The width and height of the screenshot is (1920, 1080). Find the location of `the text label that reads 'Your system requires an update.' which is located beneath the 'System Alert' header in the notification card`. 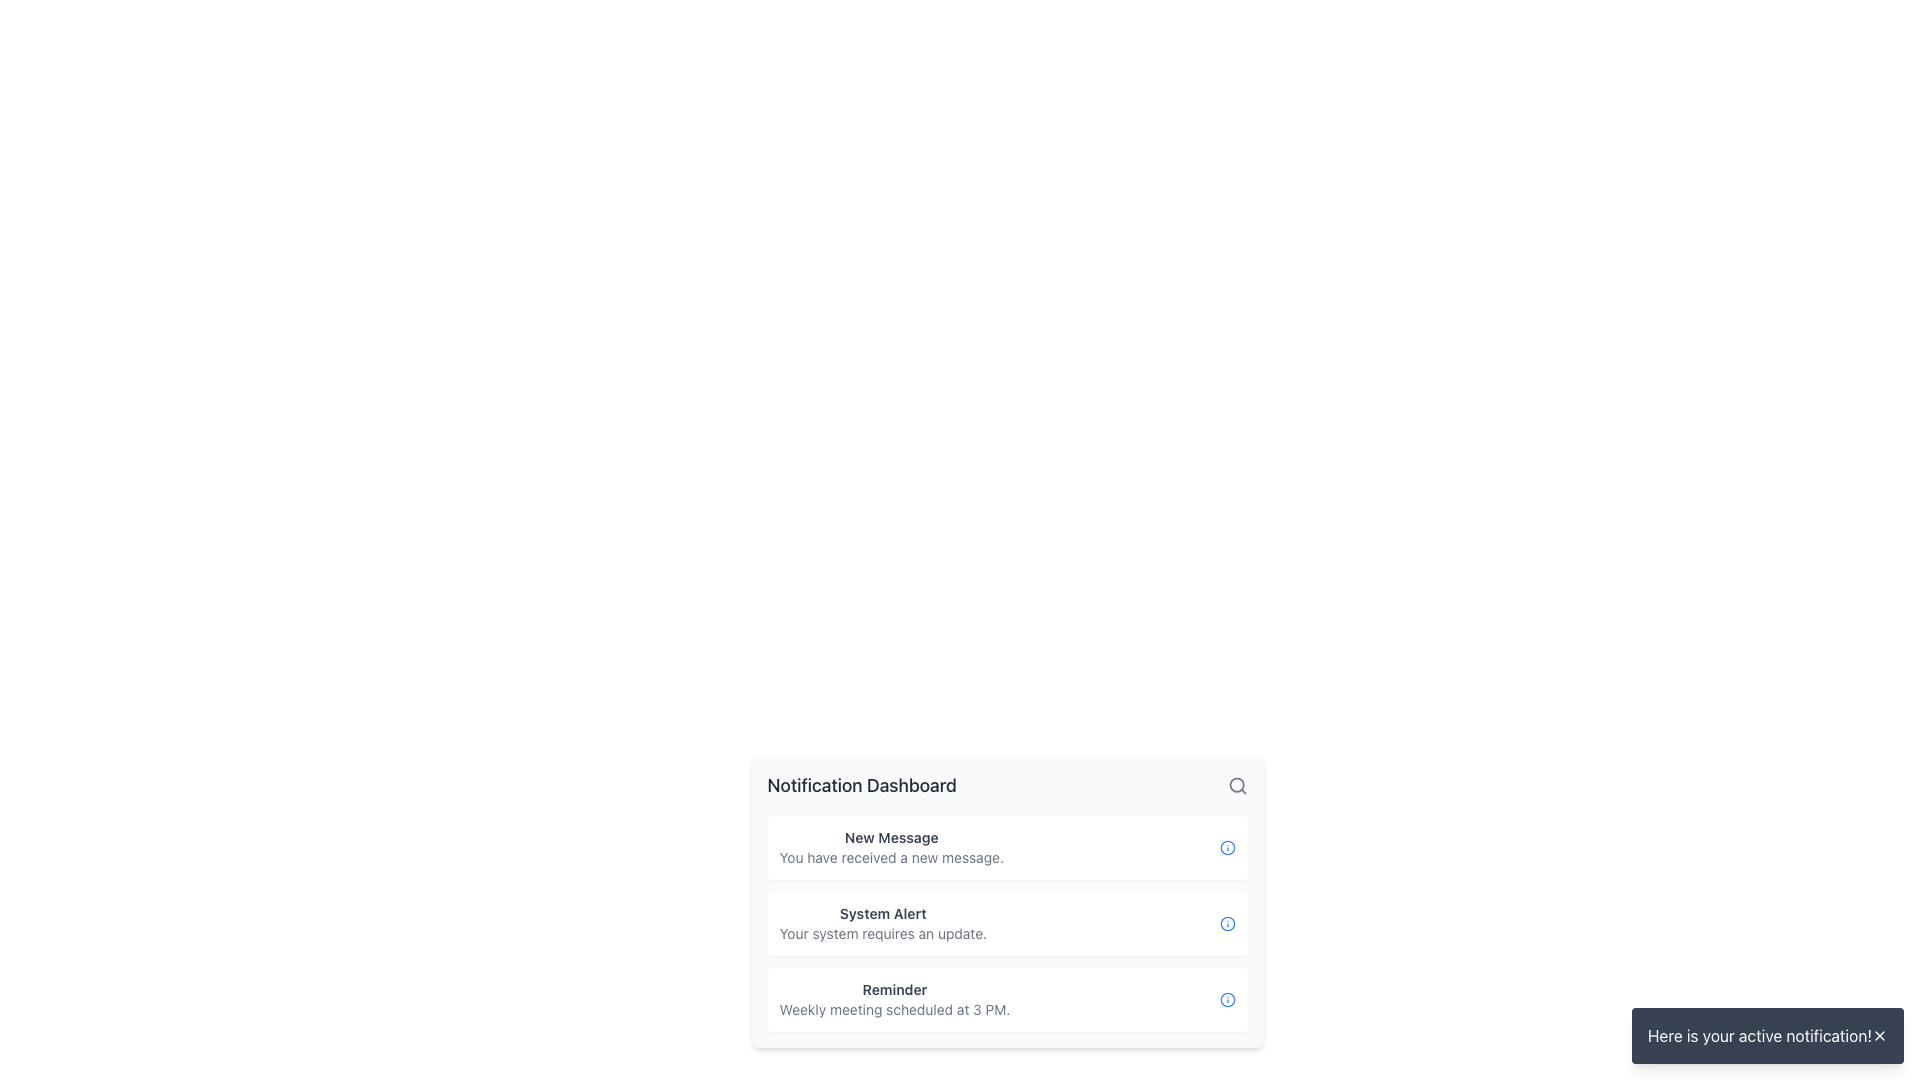

the text label that reads 'Your system requires an update.' which is located beneath the 'System Alert' header in the notification card is located at coordinates (882, 933).